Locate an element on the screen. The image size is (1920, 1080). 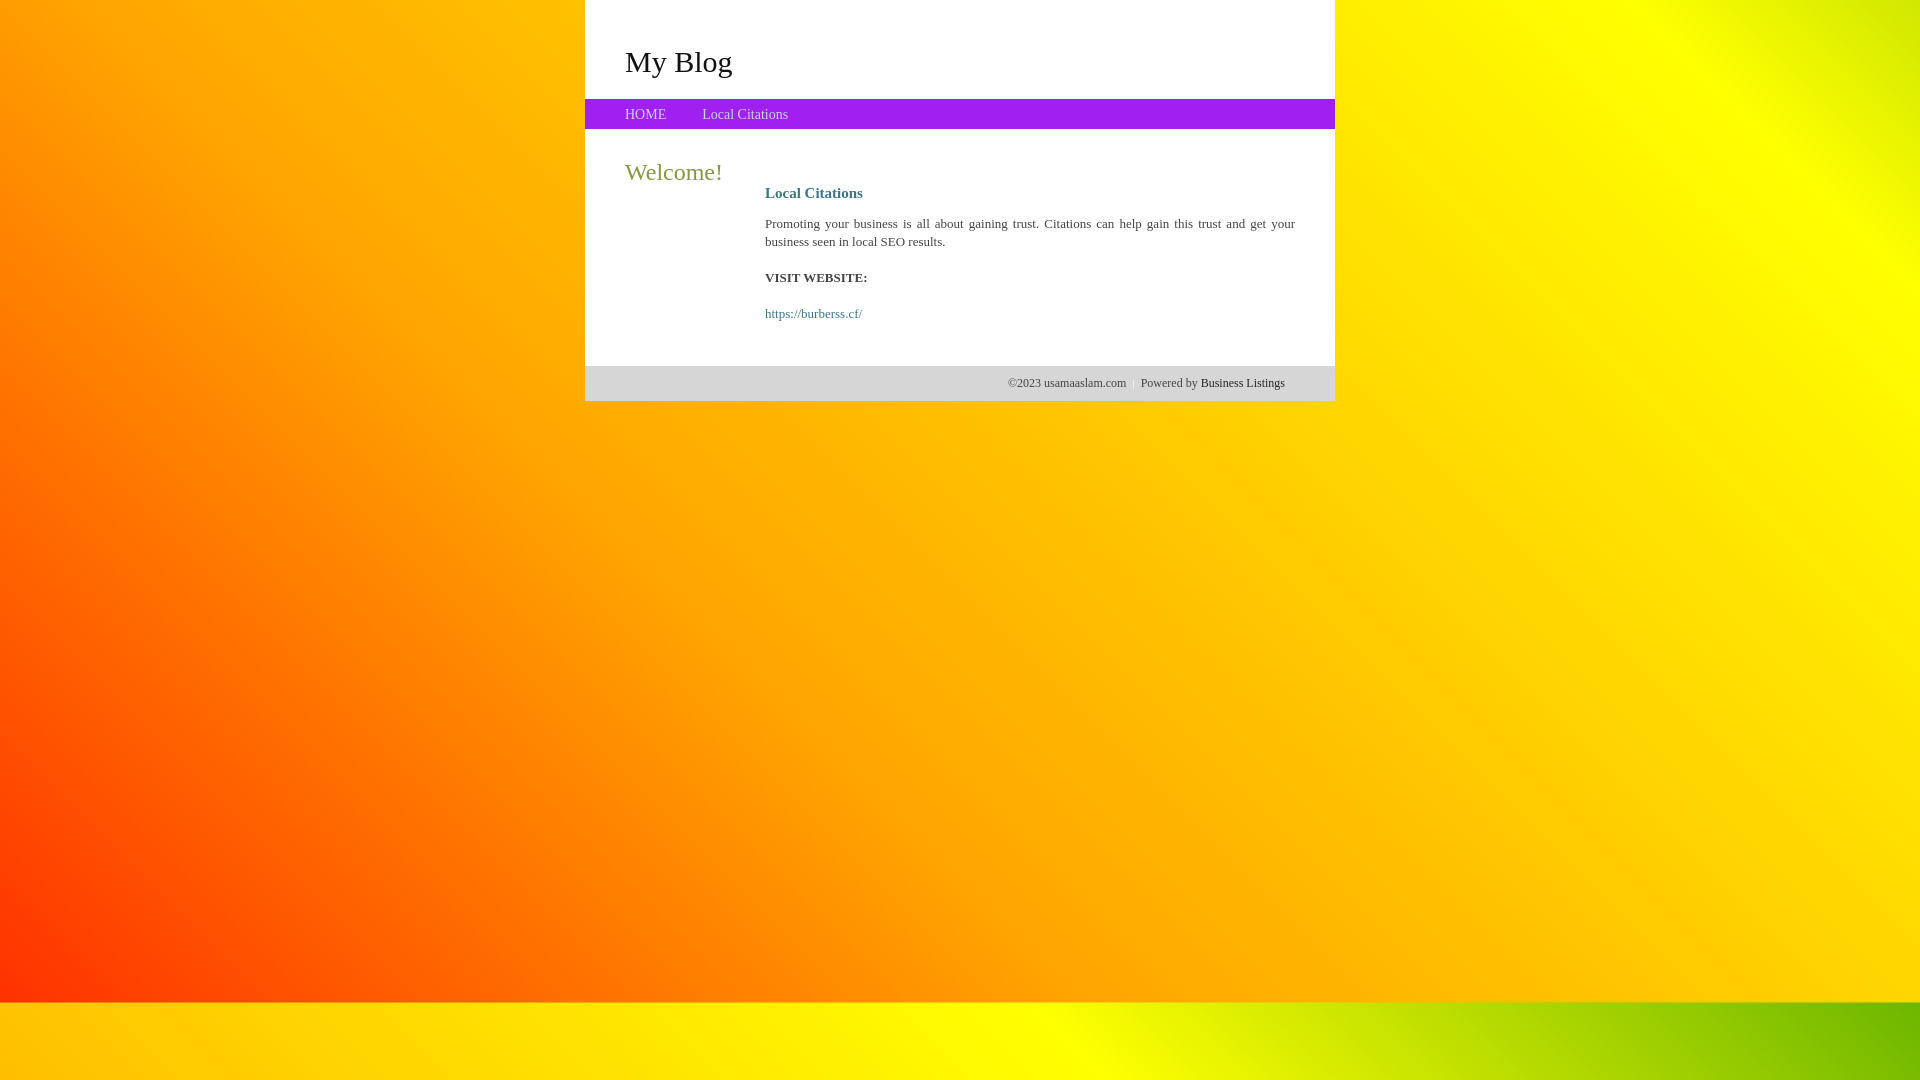
'https://burberss.cf/' is located at coordinates (813, 313).